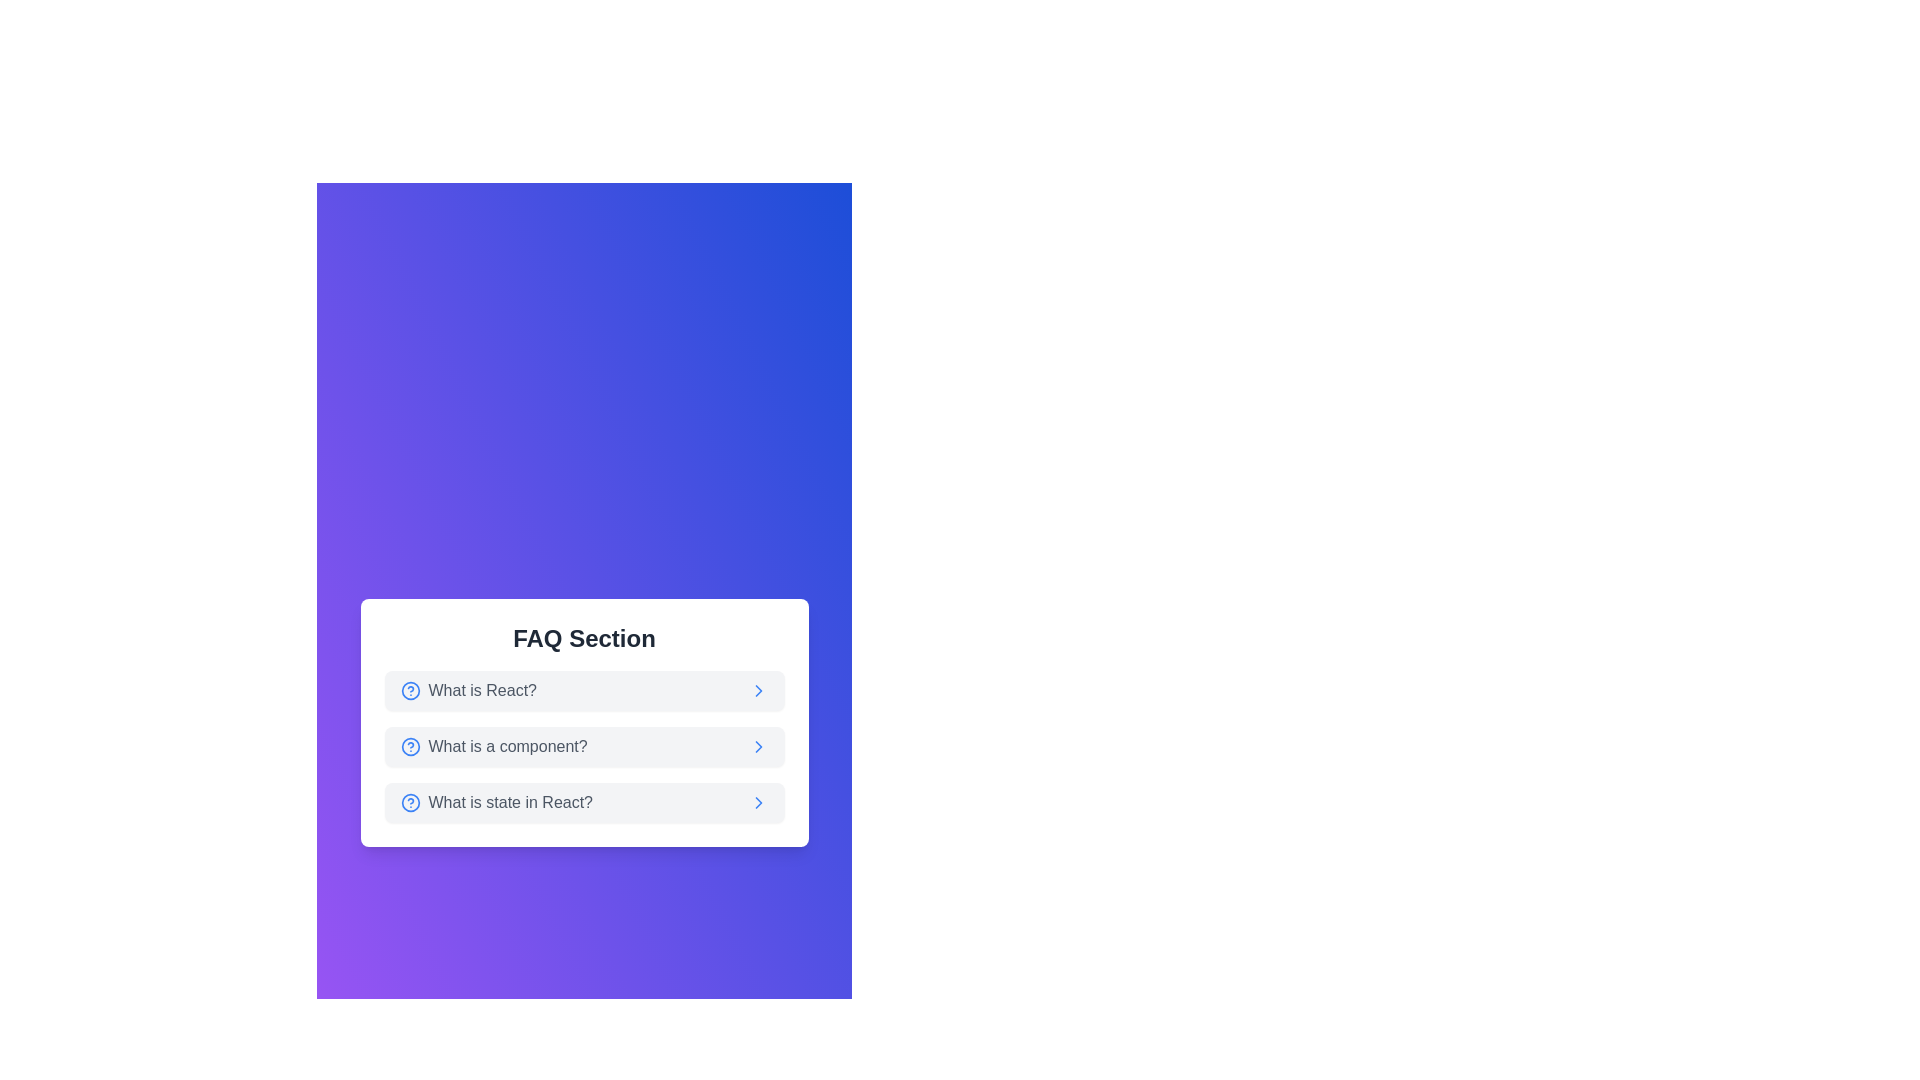 The height and width of the screenshot is (1080, 1920). I want to click on the chevron icon located to the far right of the third FAQ item labeled 'What is state in React?', so click(757, 801).